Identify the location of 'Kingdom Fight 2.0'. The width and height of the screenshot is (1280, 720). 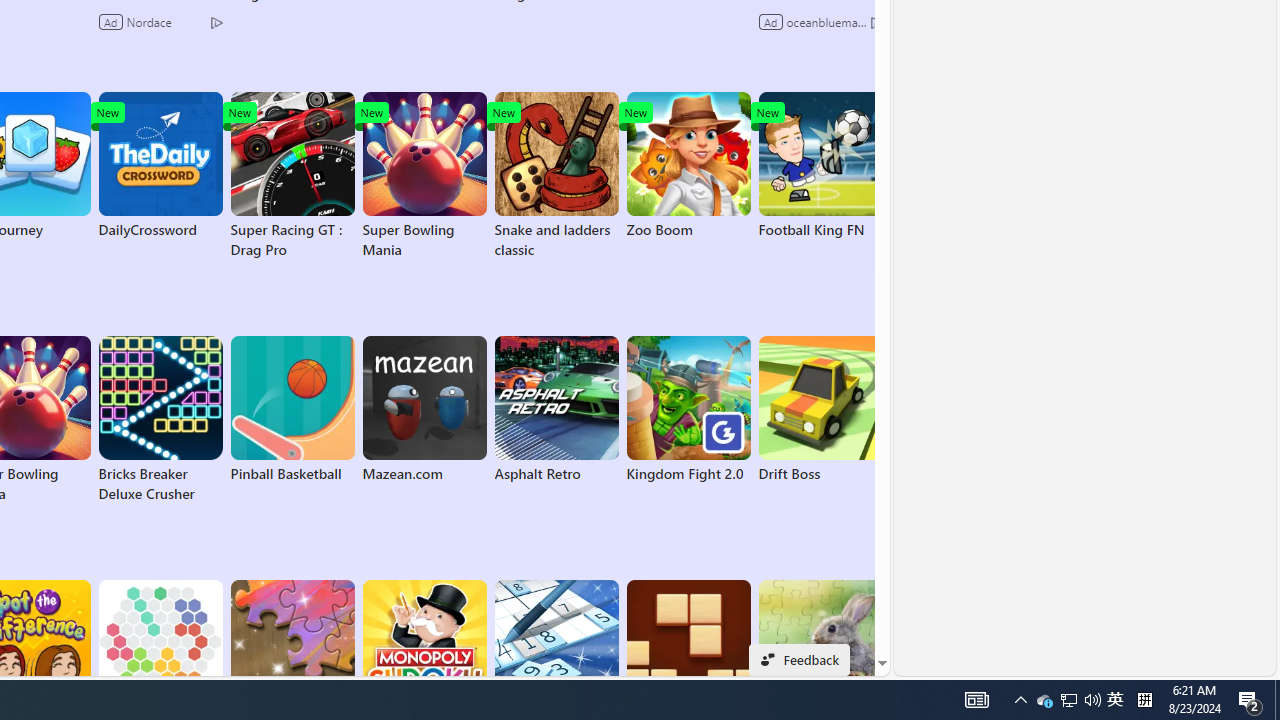
(688, 409).